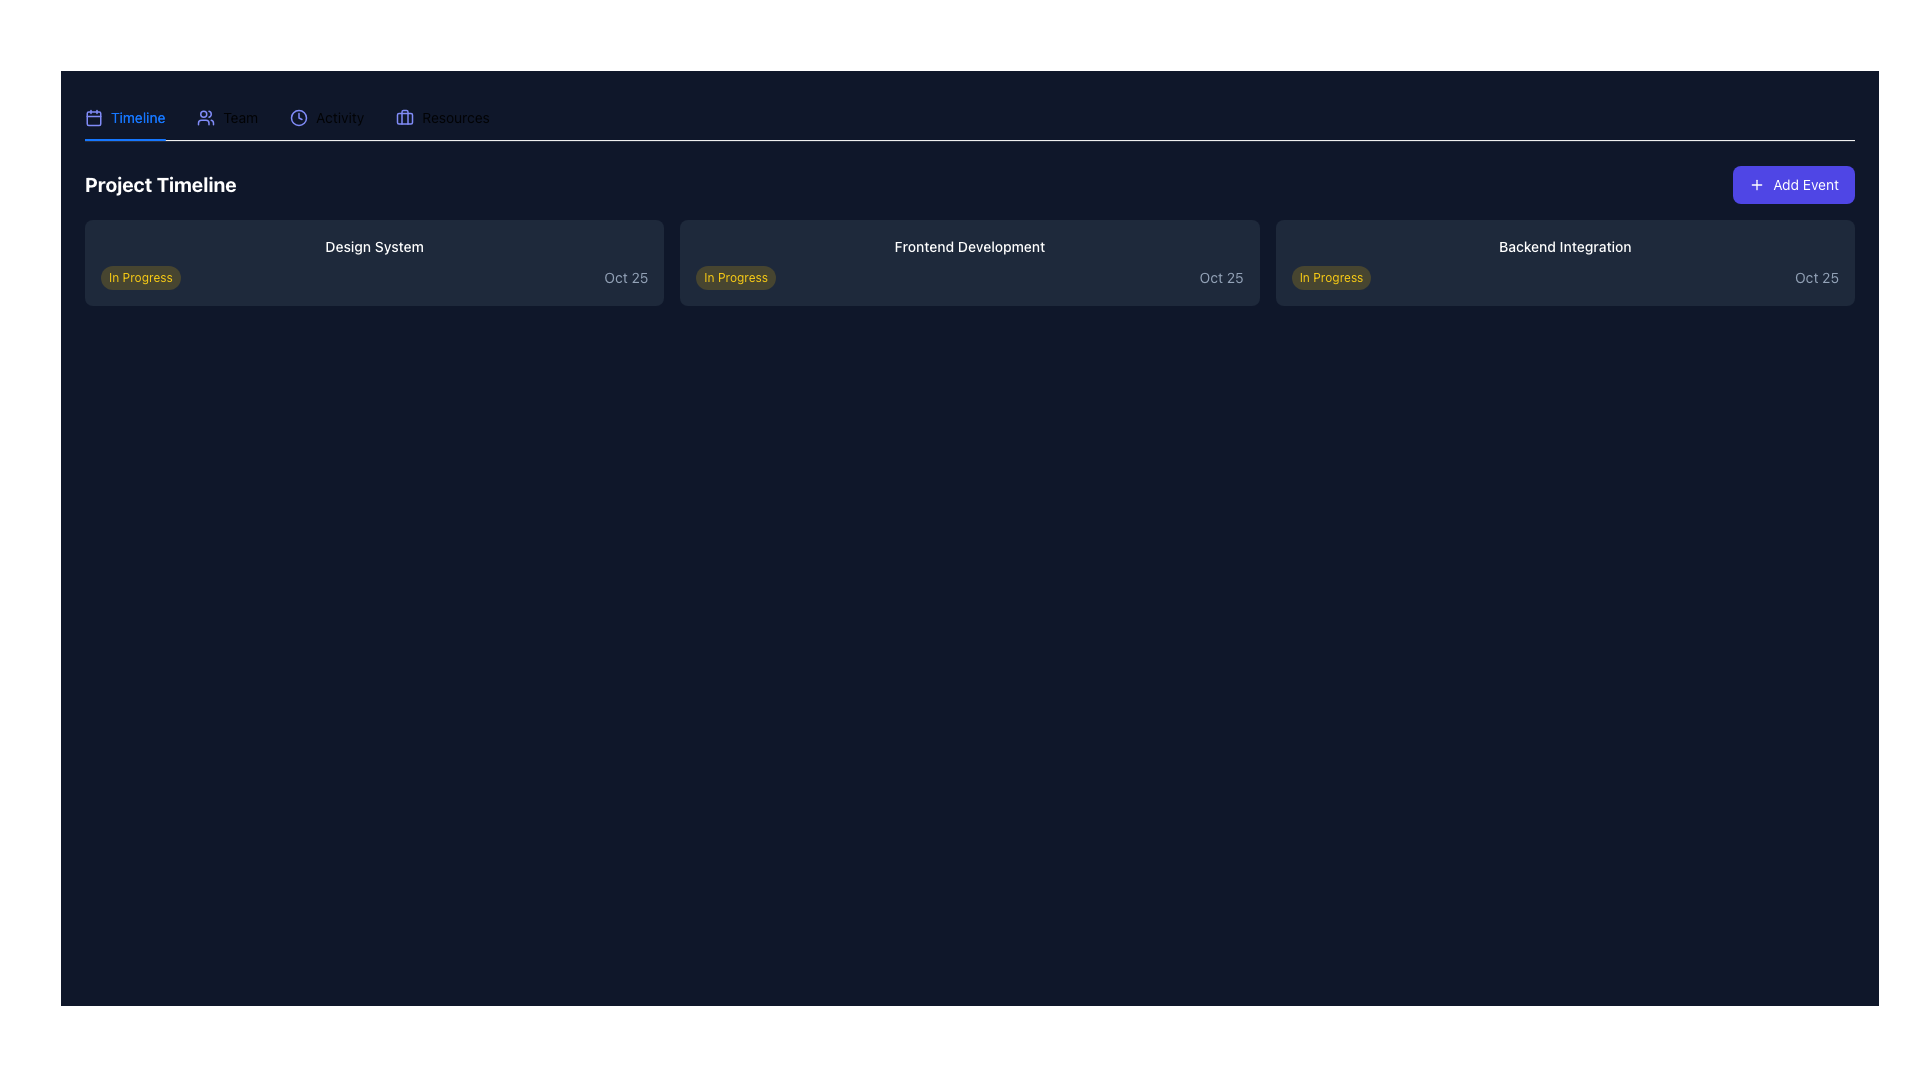 The image size is (1920, 1080). Describe the element at coordinates (1564, 261) in the screenshot. I see `the task card named 'Backend Integration' located in the third column of the grid layout` at that location.